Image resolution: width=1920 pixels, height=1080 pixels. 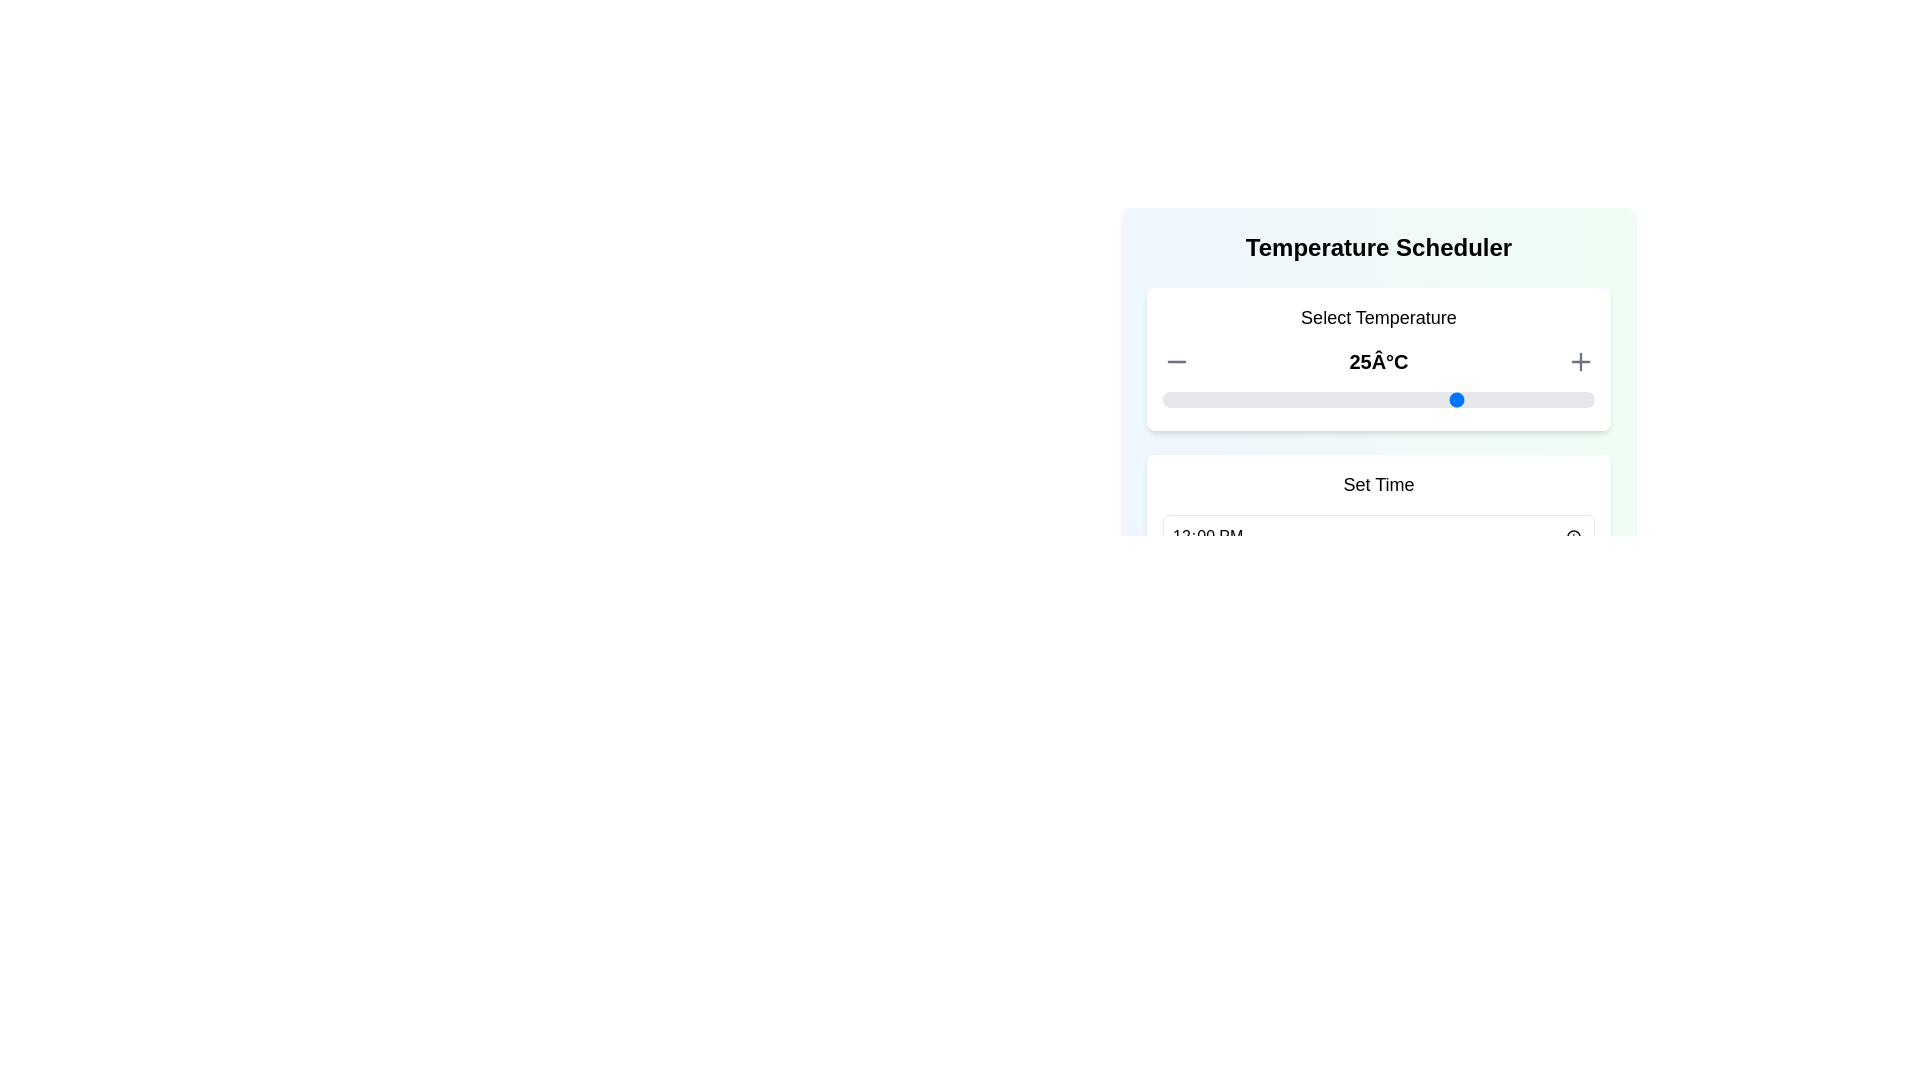 What do you see at coordinates (1579, 362) in the screenshot?
I see `the button located to the right of the temperature display ('25°C') to increase the temperature setting` at bounding box center [1579, 362].